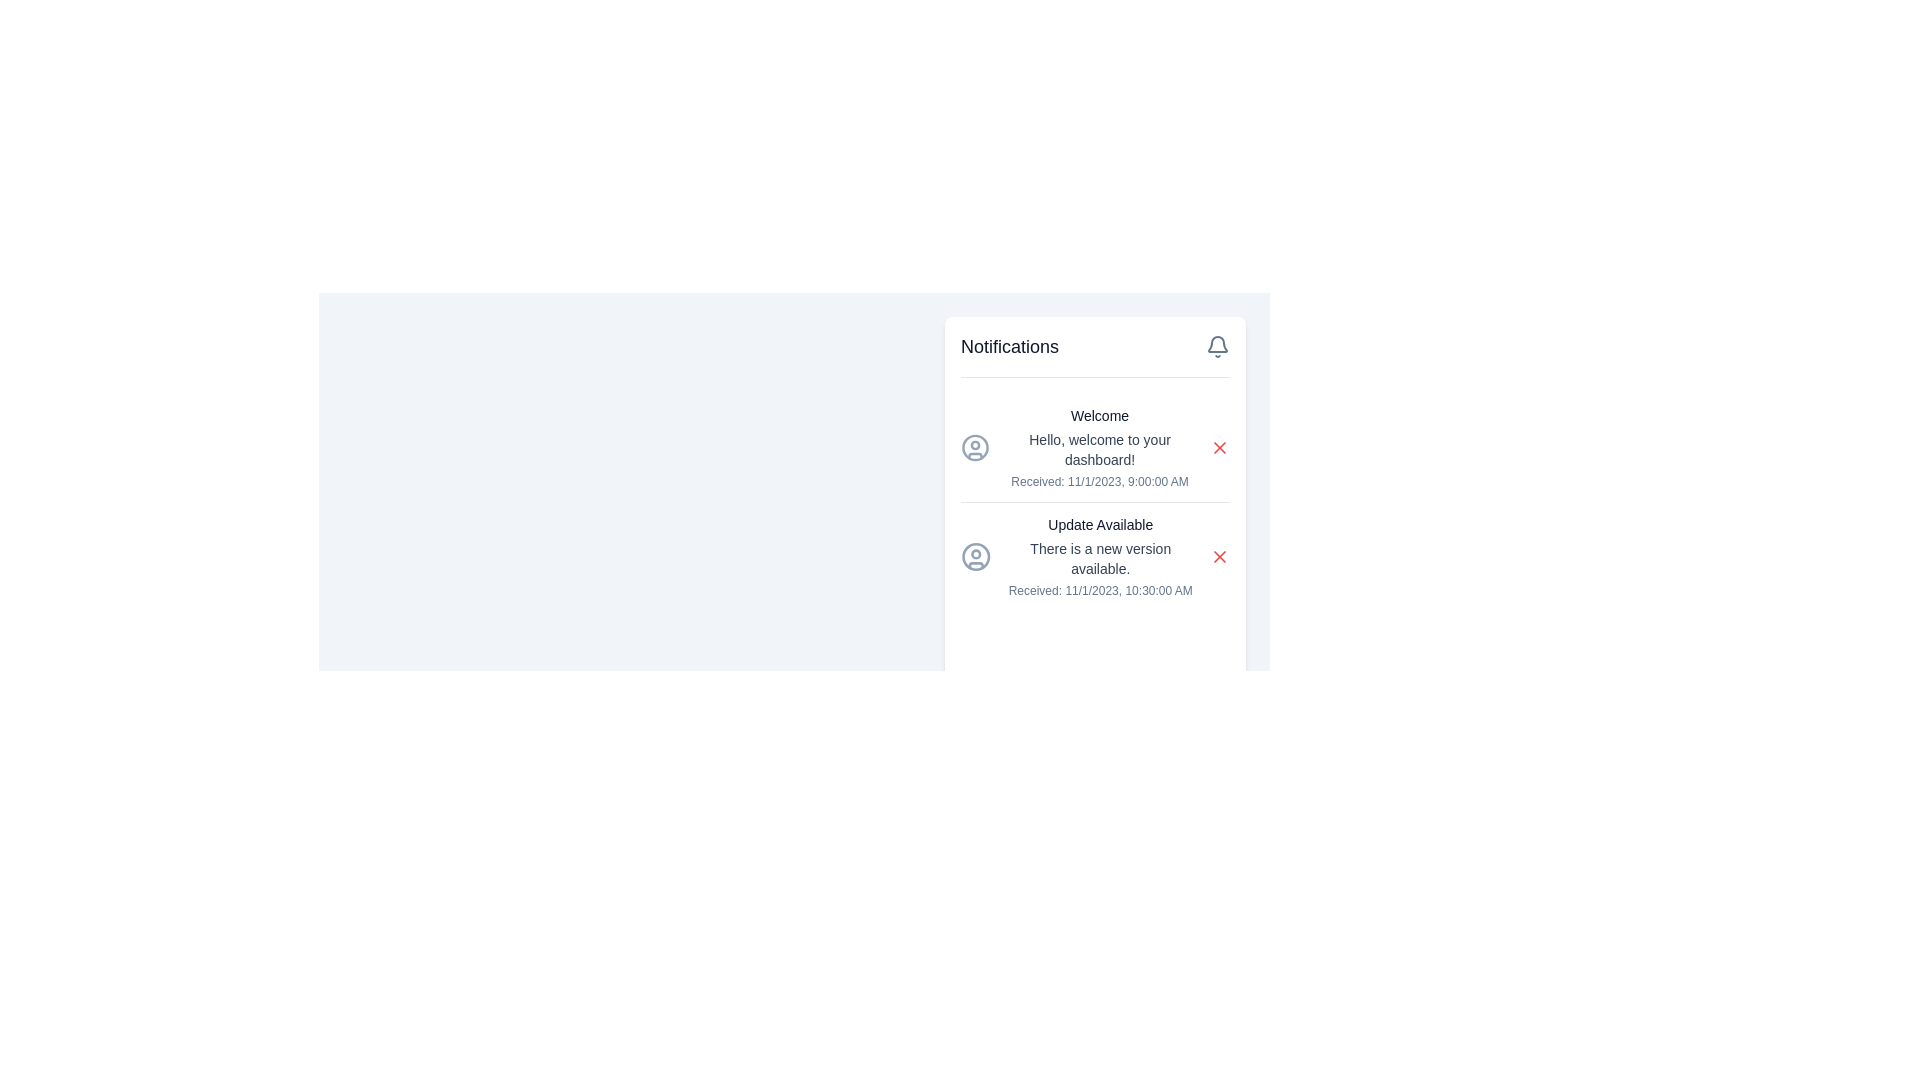 The image size is (1920, 1080). What do you see at coordinates (1098, 450) in the screenshot?
I see `welcoming message text located below the 'Welcome' heading and above the date and time text in the notification card on the right sidebar` at bounding box center [1098, 450].